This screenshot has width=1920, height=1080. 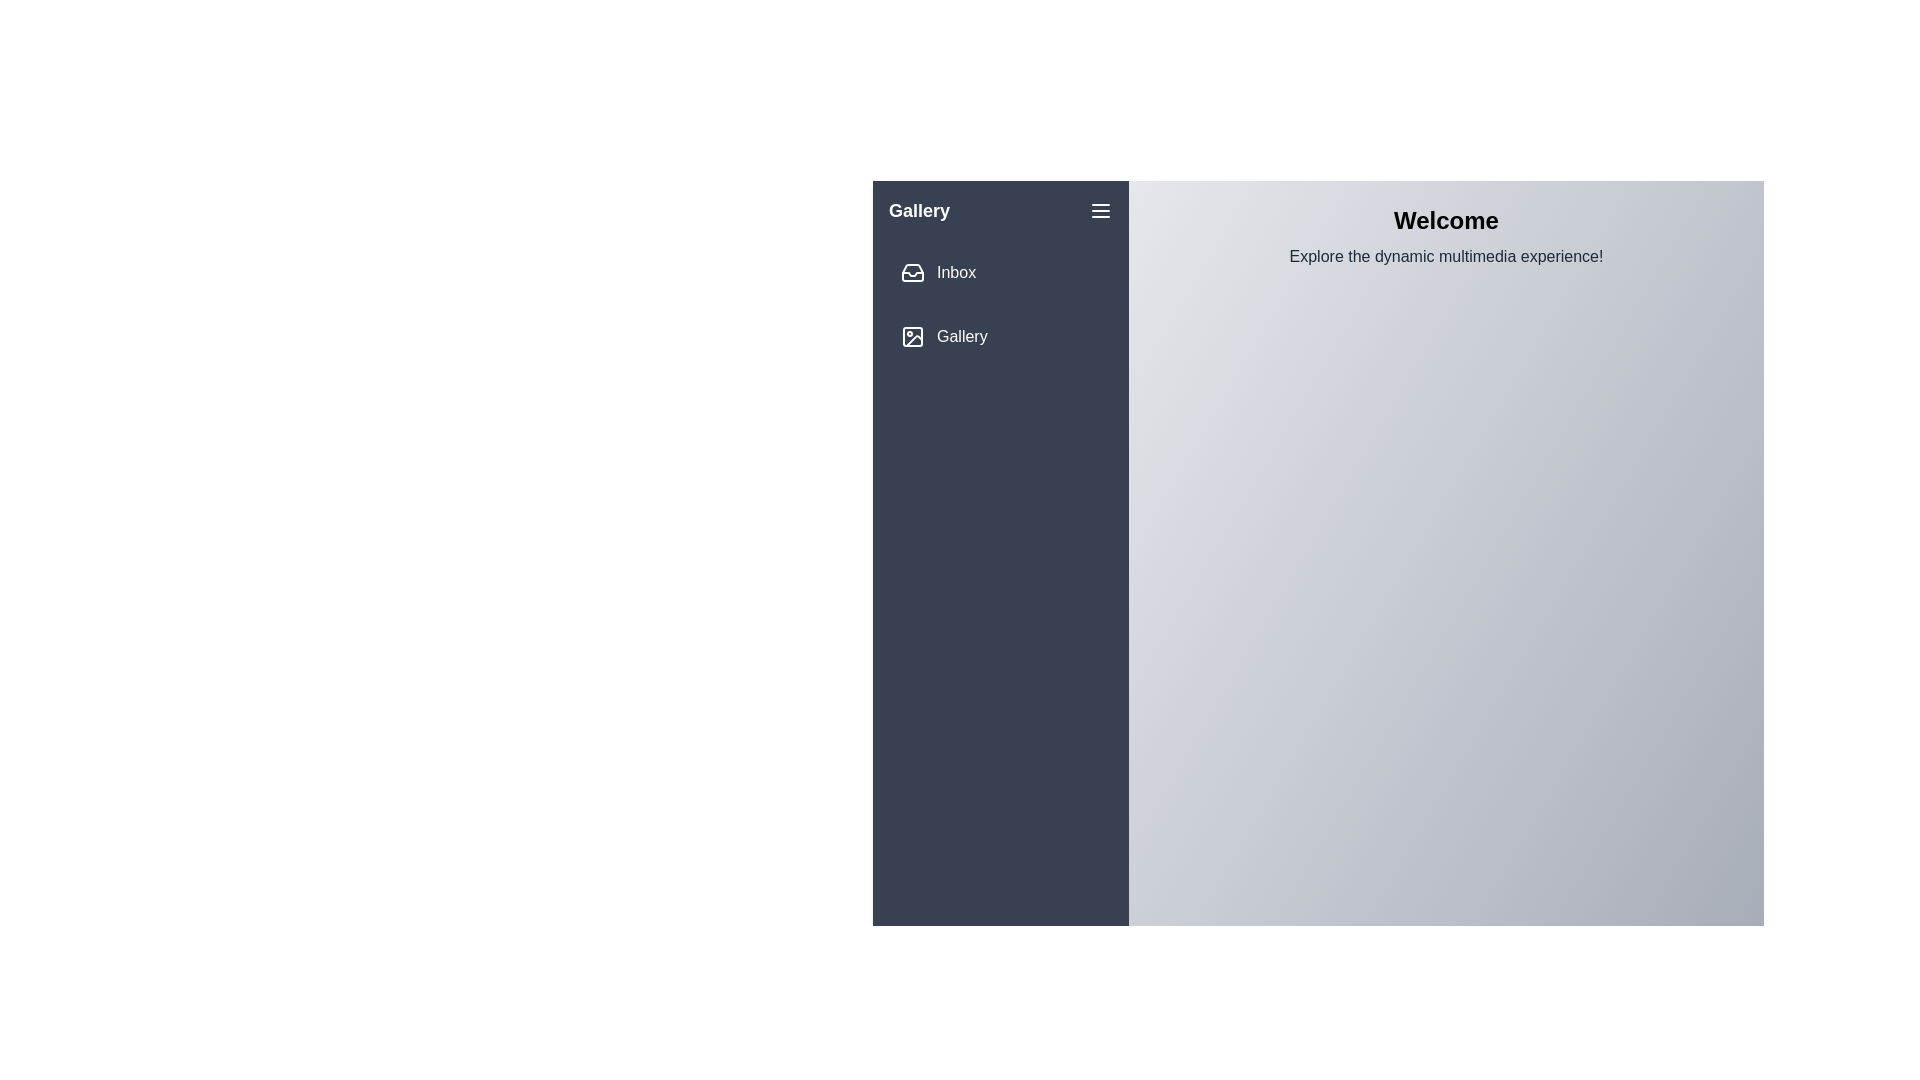 I want to click on the Gallery icon in the vertical navigation menu, which features a mountain and sun design, located as the second item from the top, so click(x=913, y=340).